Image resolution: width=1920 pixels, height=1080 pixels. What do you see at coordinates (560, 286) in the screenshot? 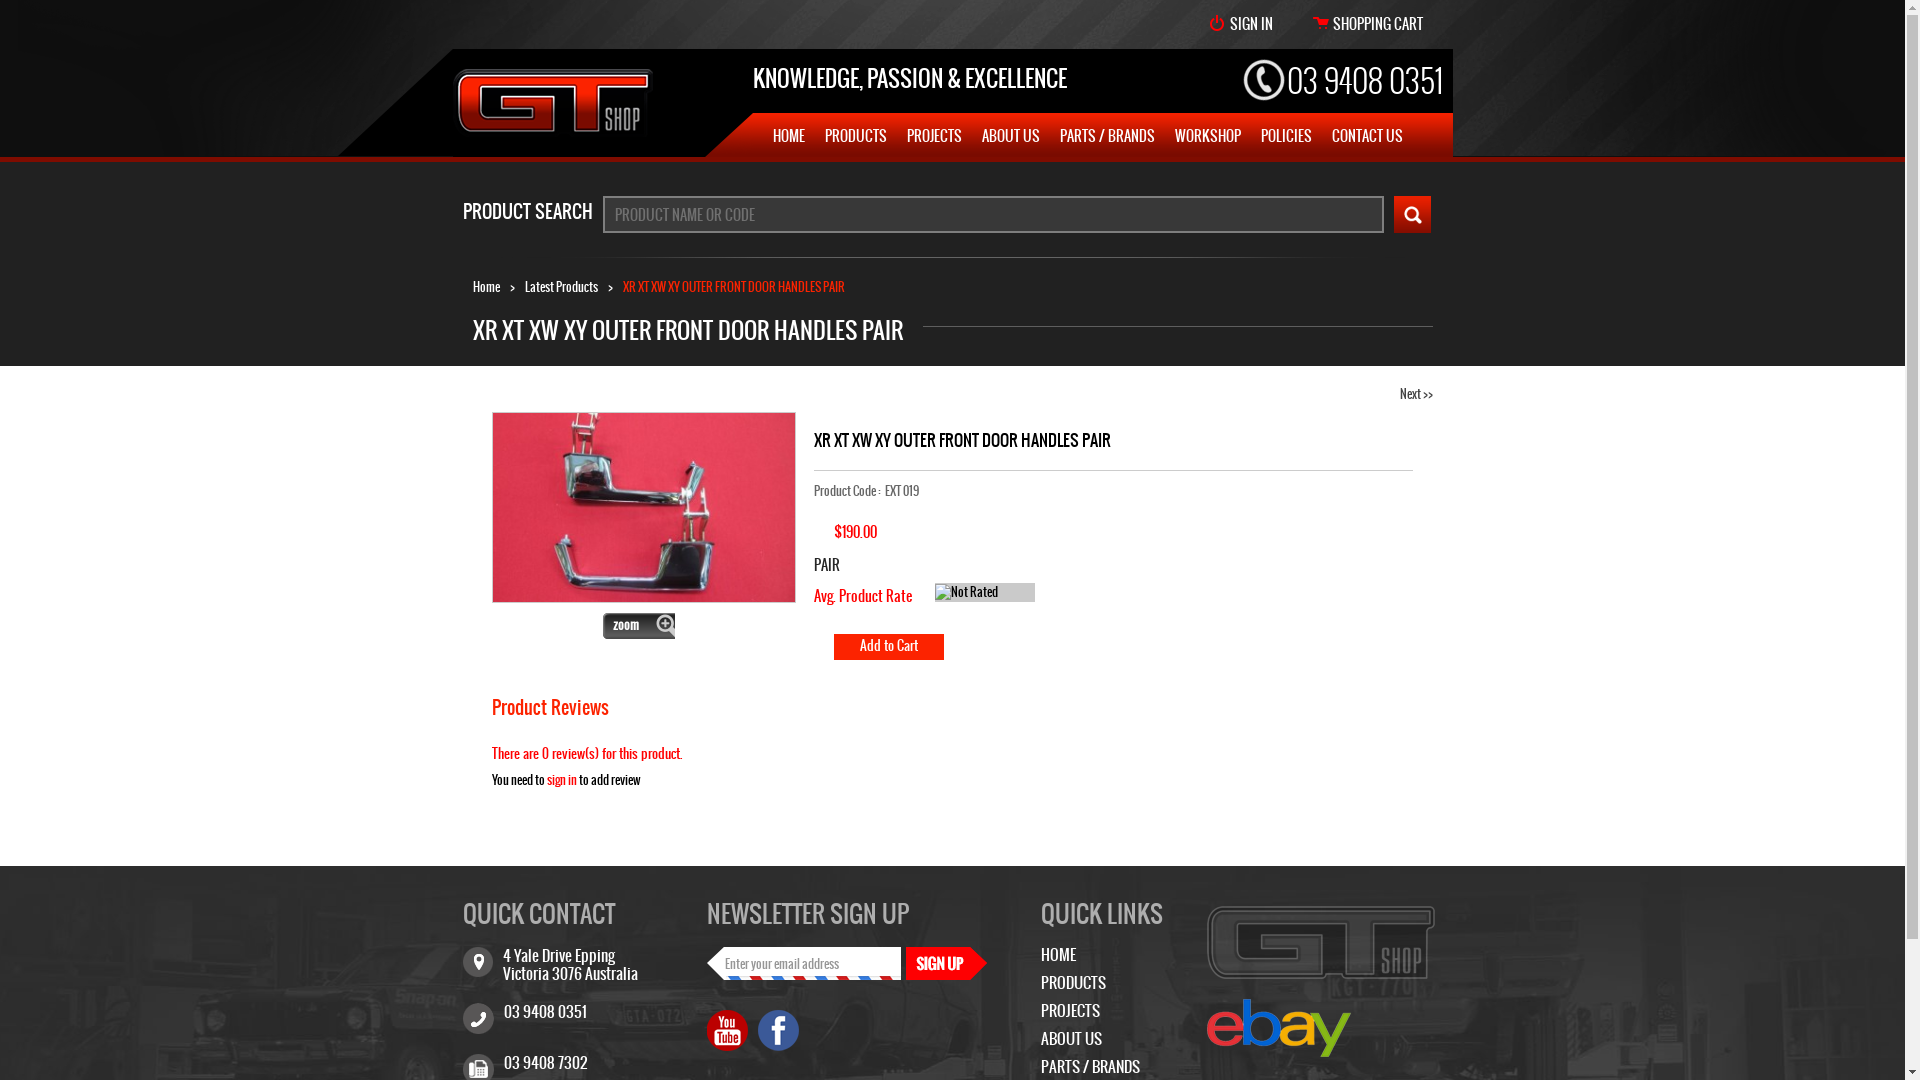
I see `'Latest Products'` at bounding box center [560, 286].